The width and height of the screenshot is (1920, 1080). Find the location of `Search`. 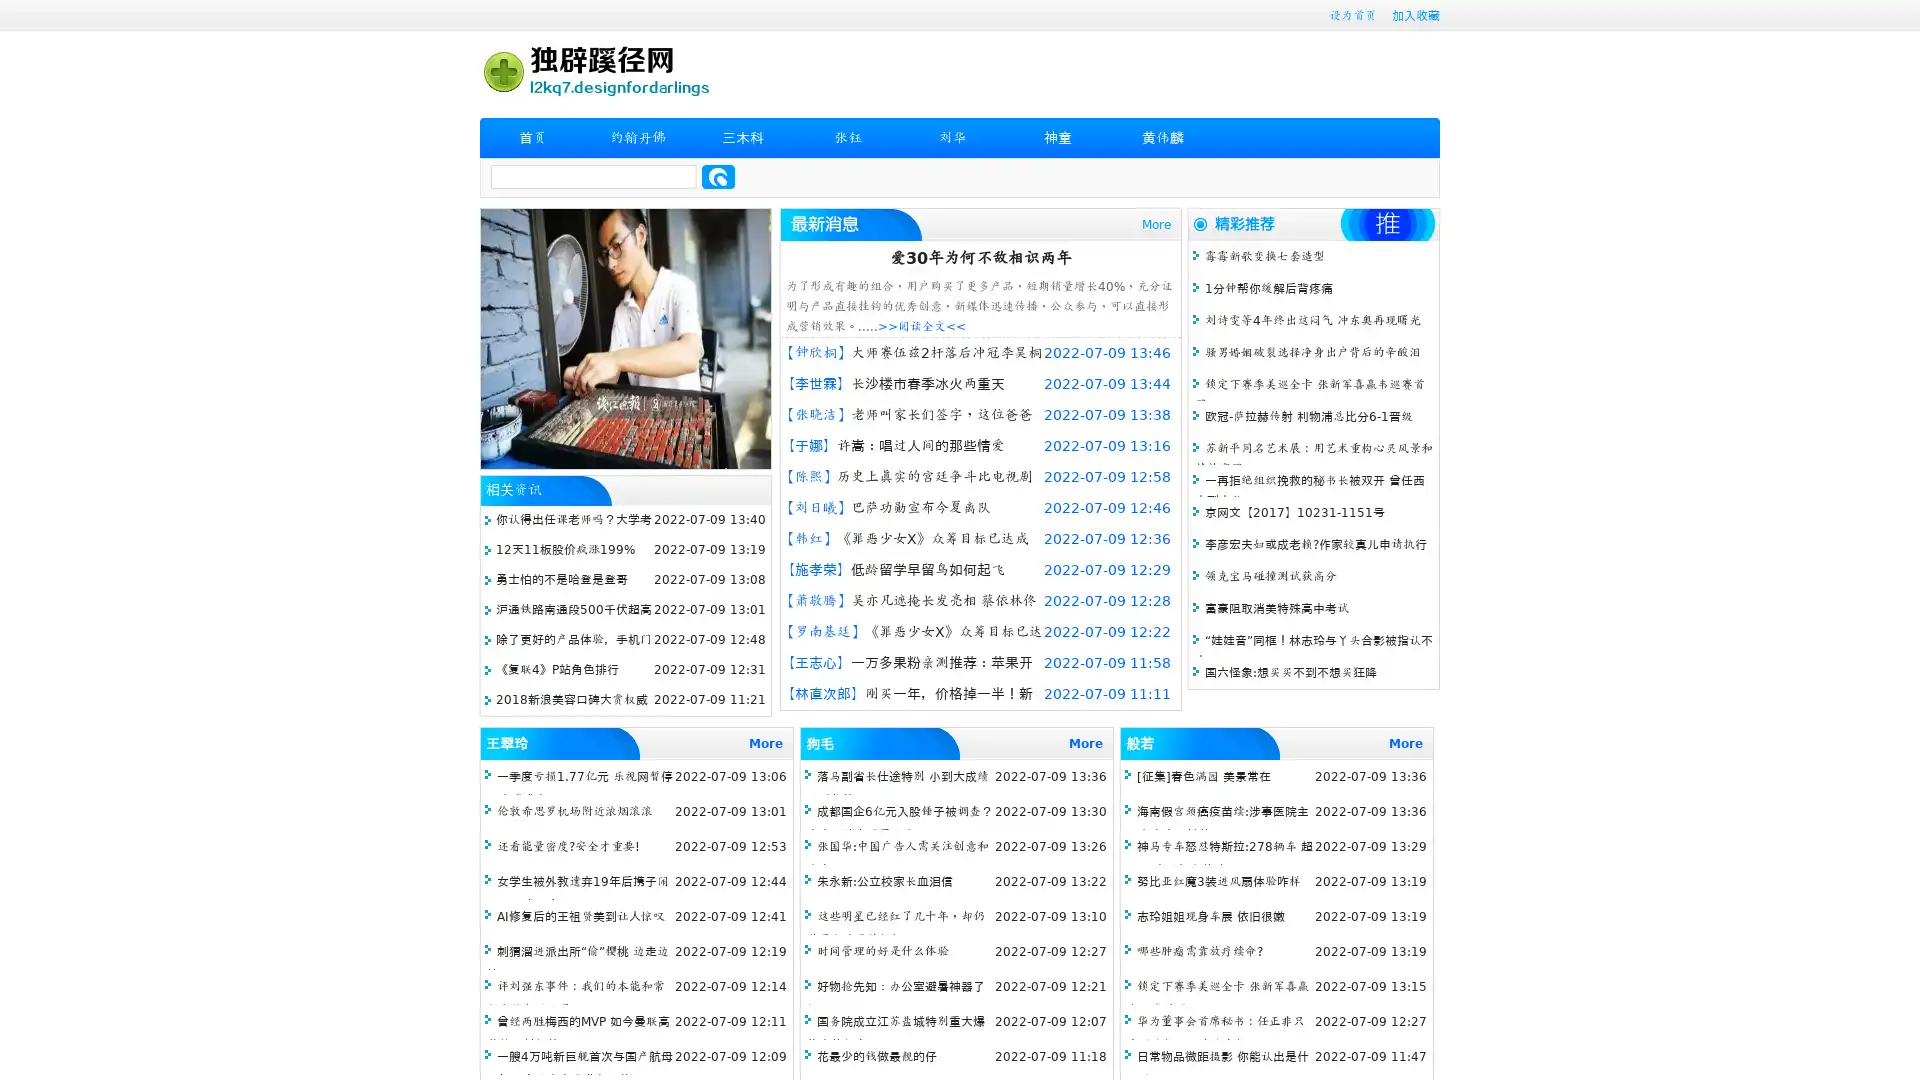

Search is located at coordinates (718, 176).